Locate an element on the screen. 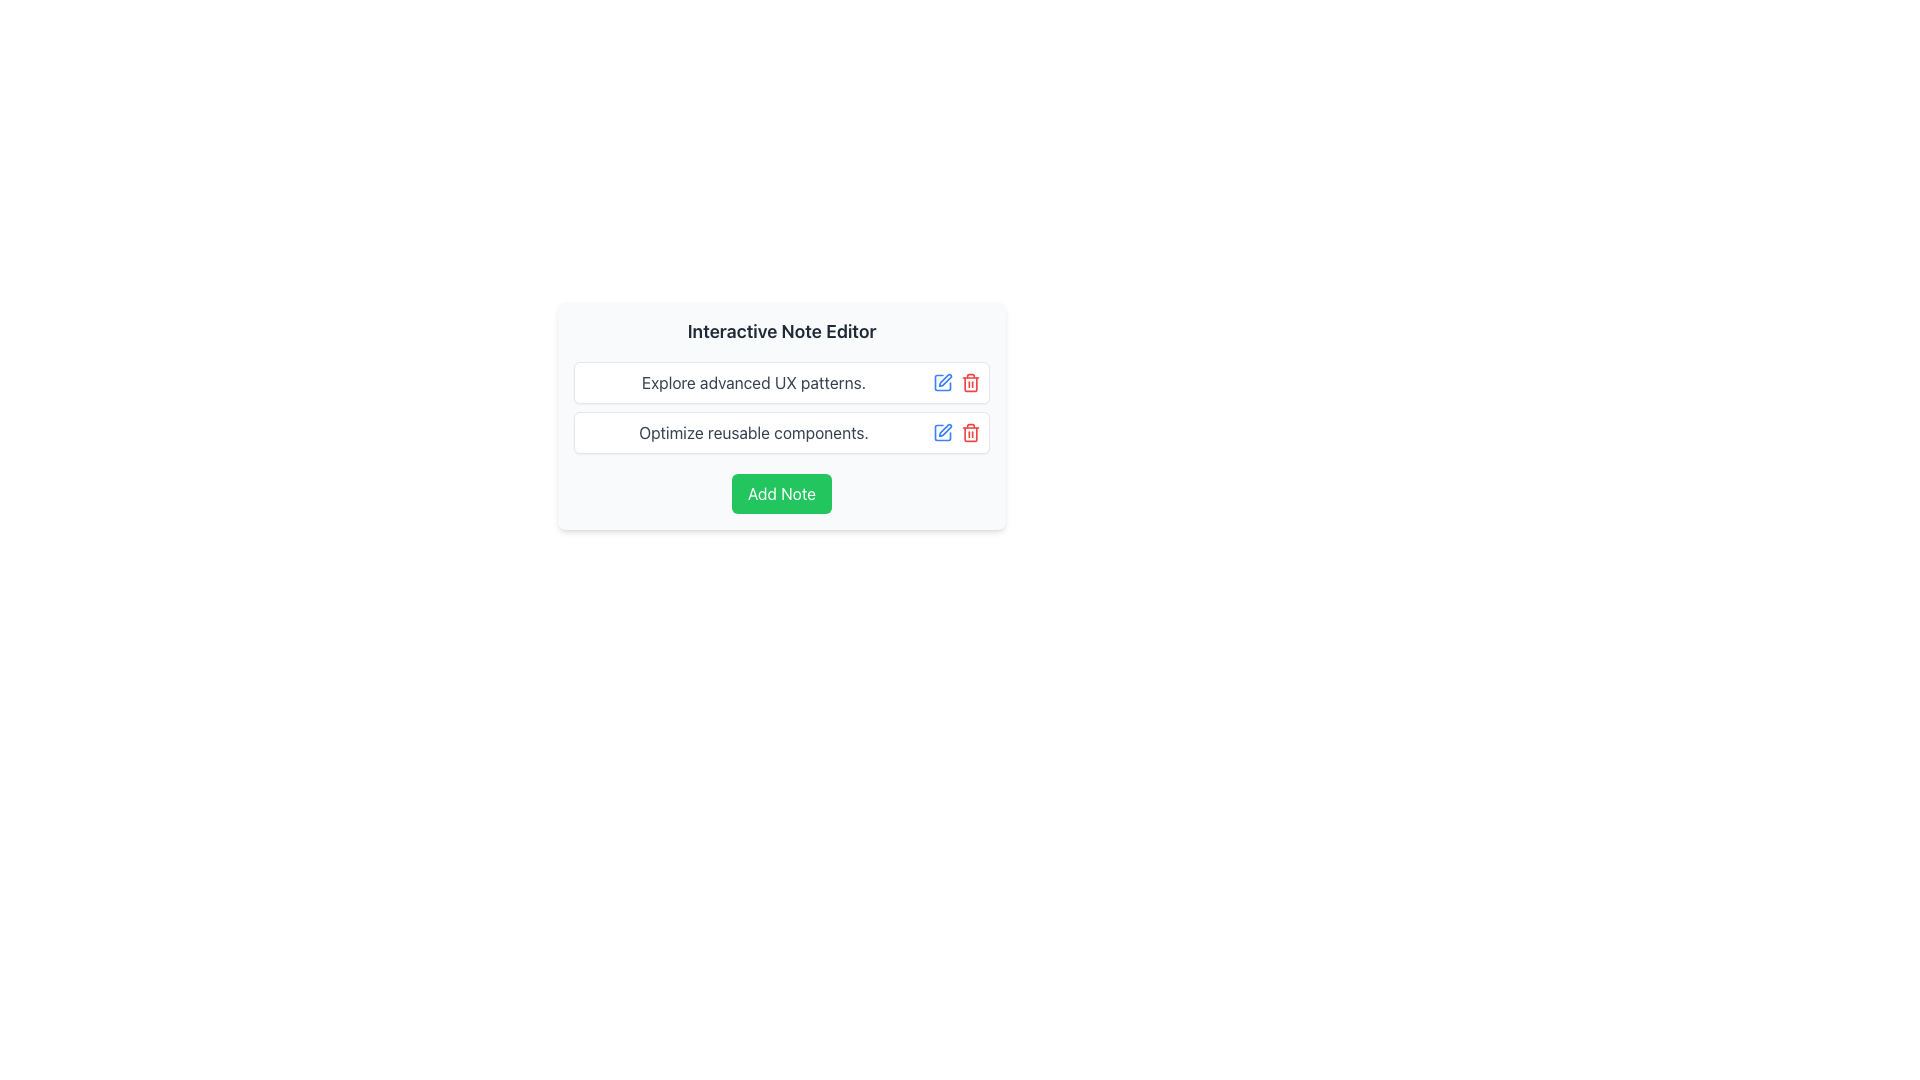 The height and width of the screenshot is (1080, 1920). the text block containing the content 'Explore advanced UX patterns.' which is styled in gray and located at the top of the first card in the vertical list of cards is located at coordinates (752, 382).